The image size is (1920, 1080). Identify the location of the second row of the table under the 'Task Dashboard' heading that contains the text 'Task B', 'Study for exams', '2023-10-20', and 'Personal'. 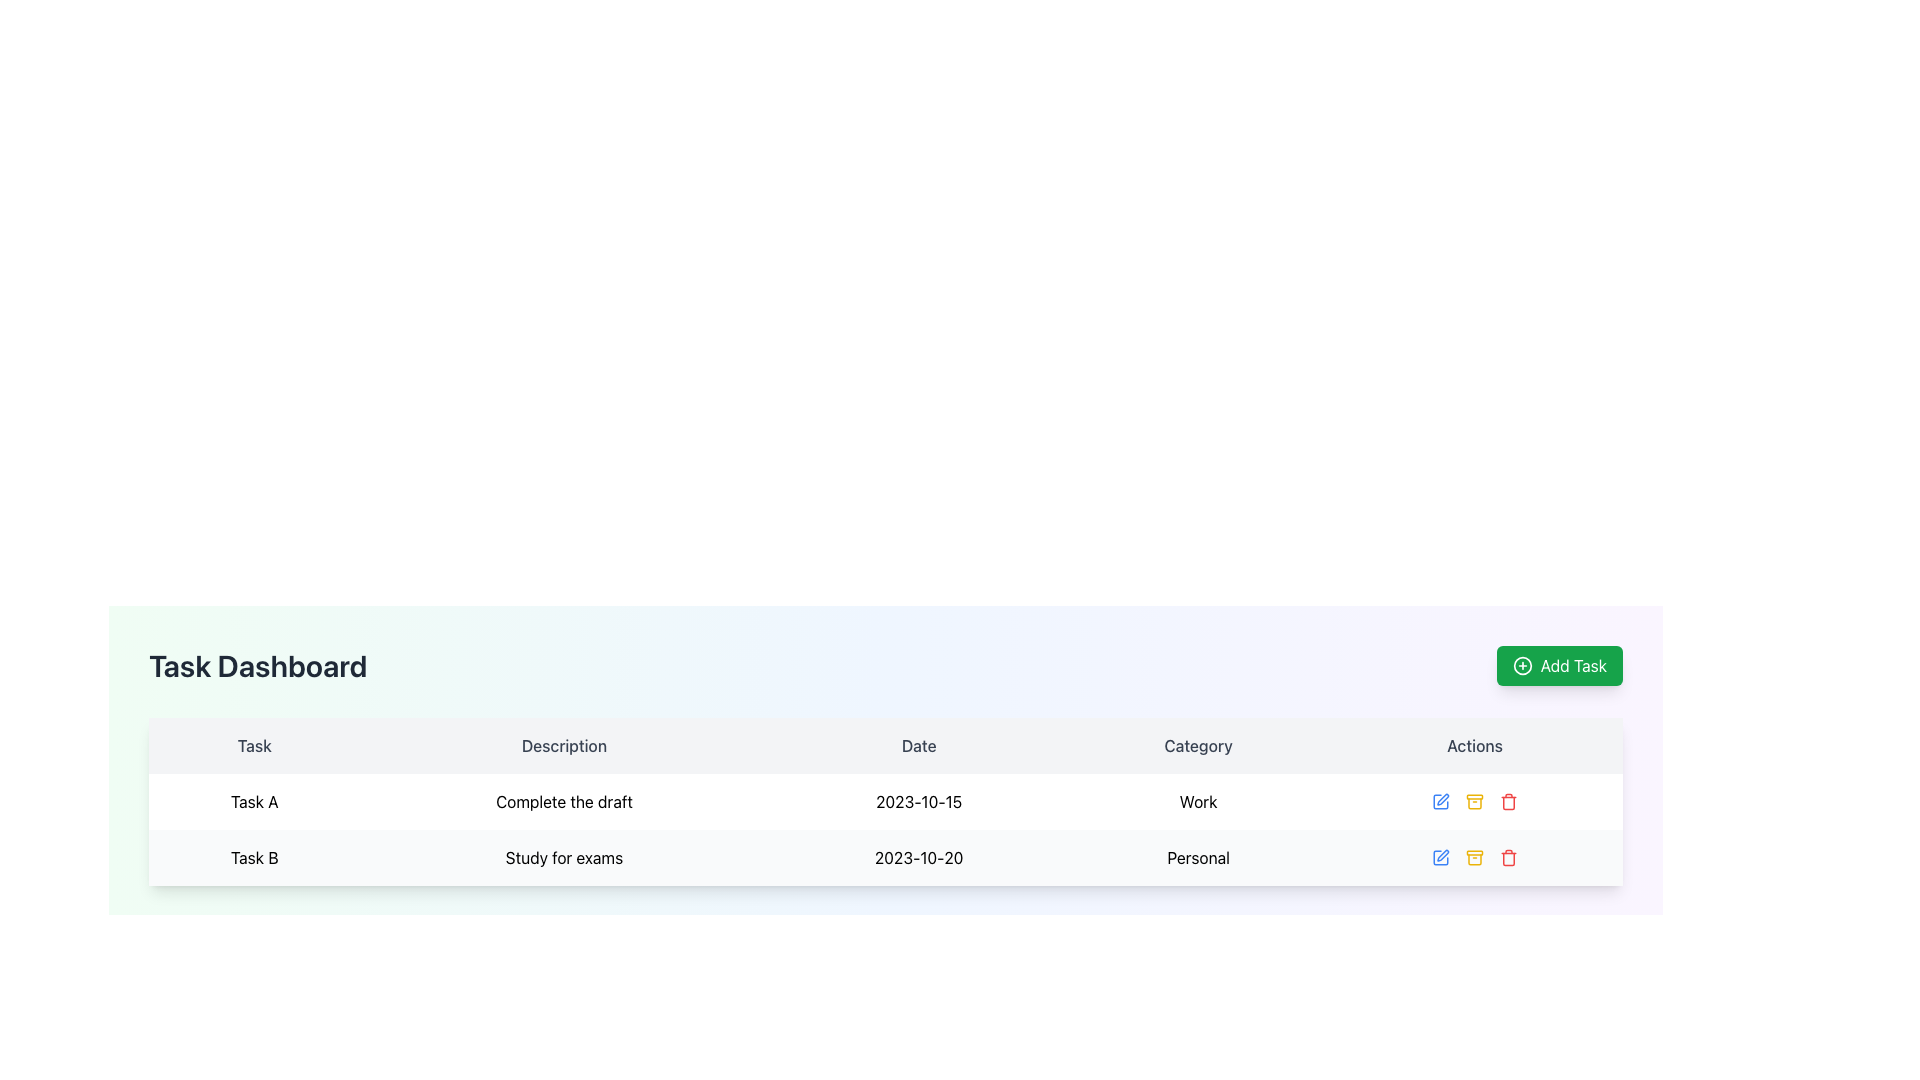
(885, 856).